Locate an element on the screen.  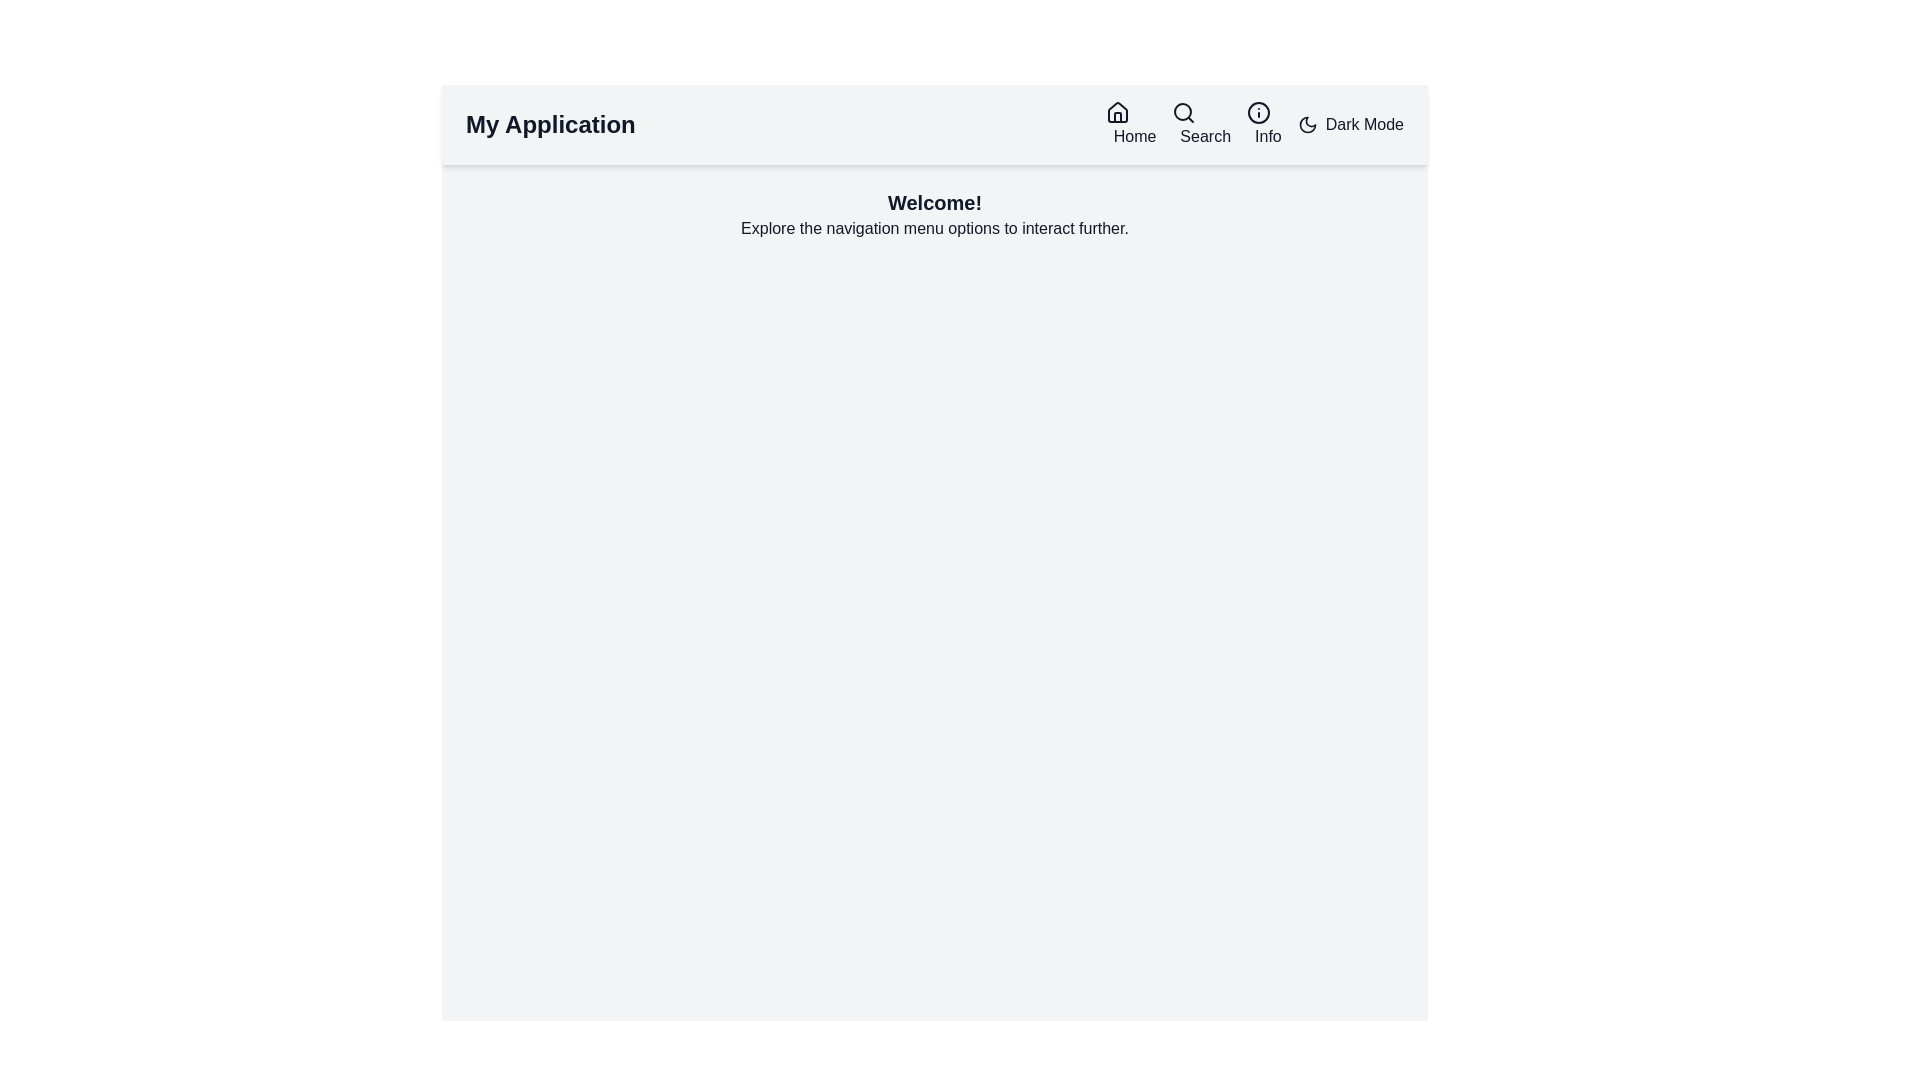
the text label located on the far right side of the navigation bar, which follows the 'Search' button and precedes the 'Dark Mode' option is located at coordinates (1267, 135).